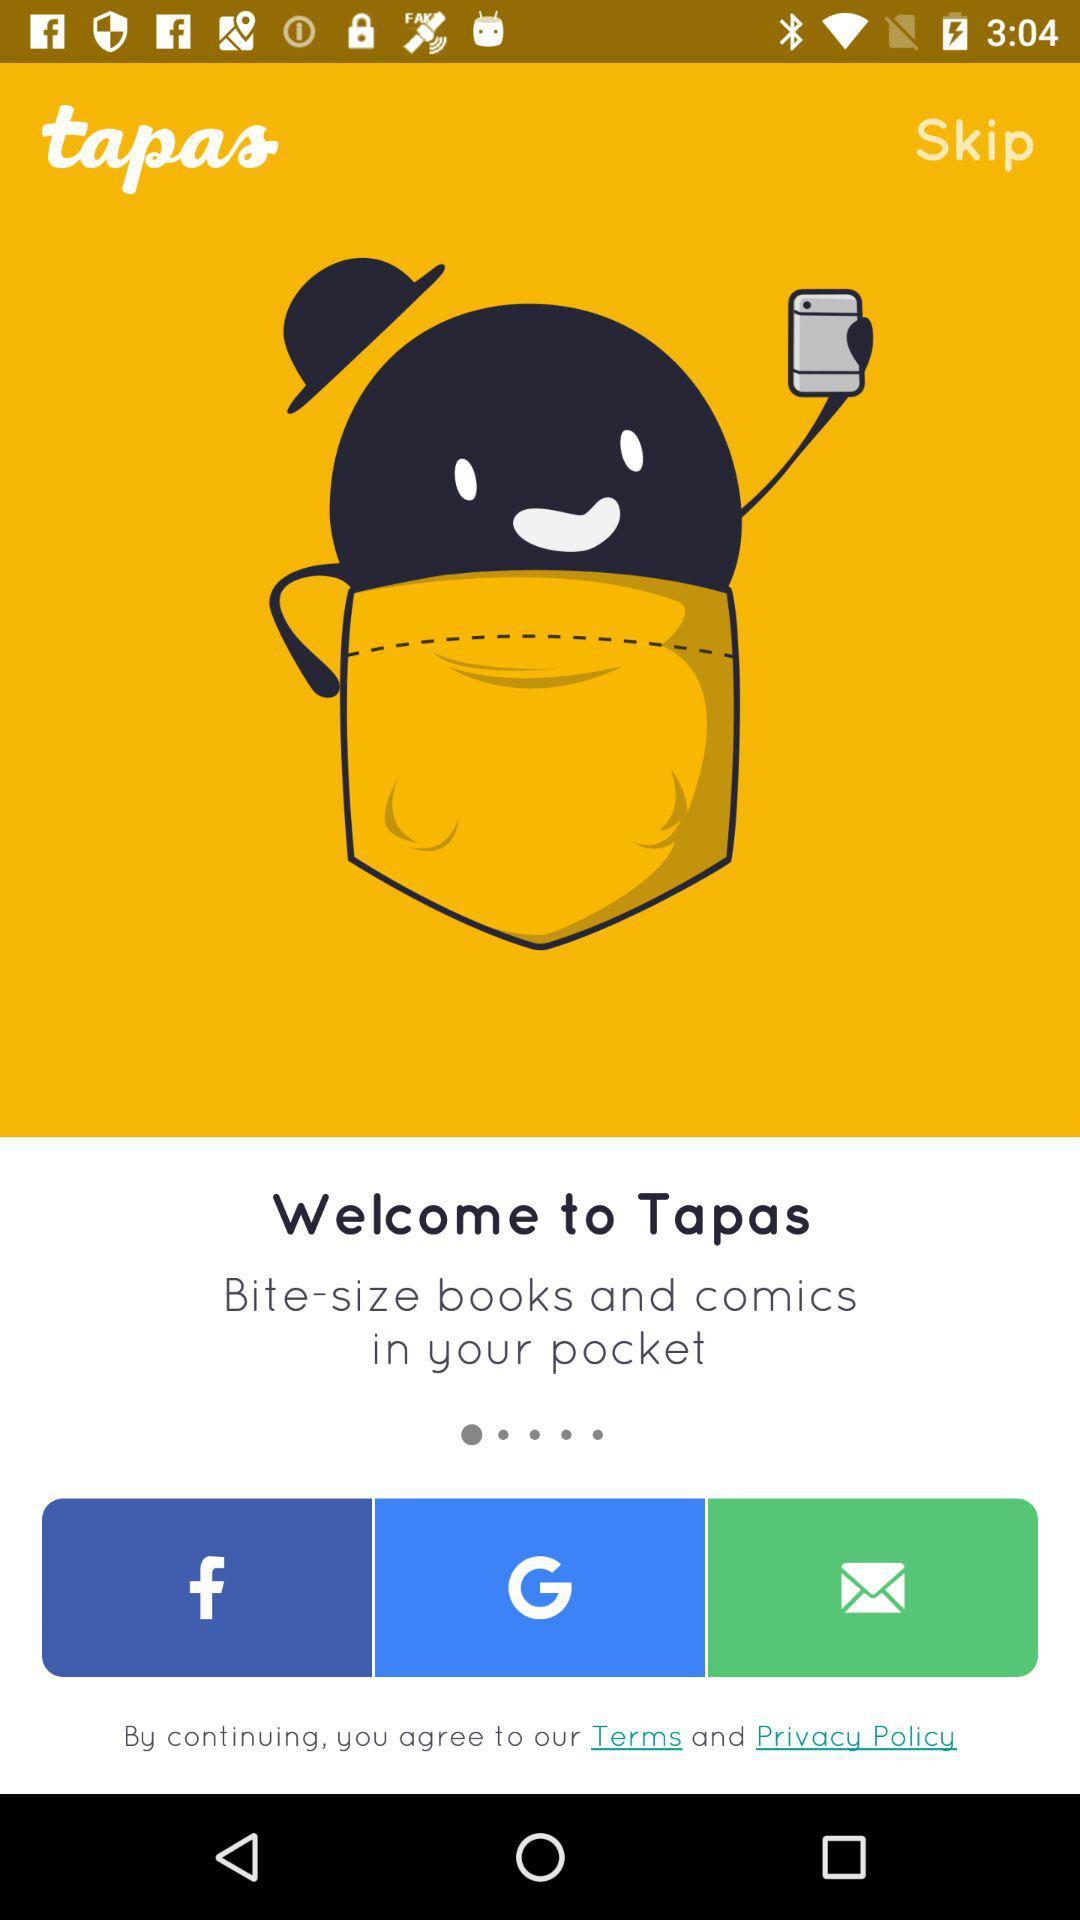  I want to click on item at the top right corner, so click(974, 137).